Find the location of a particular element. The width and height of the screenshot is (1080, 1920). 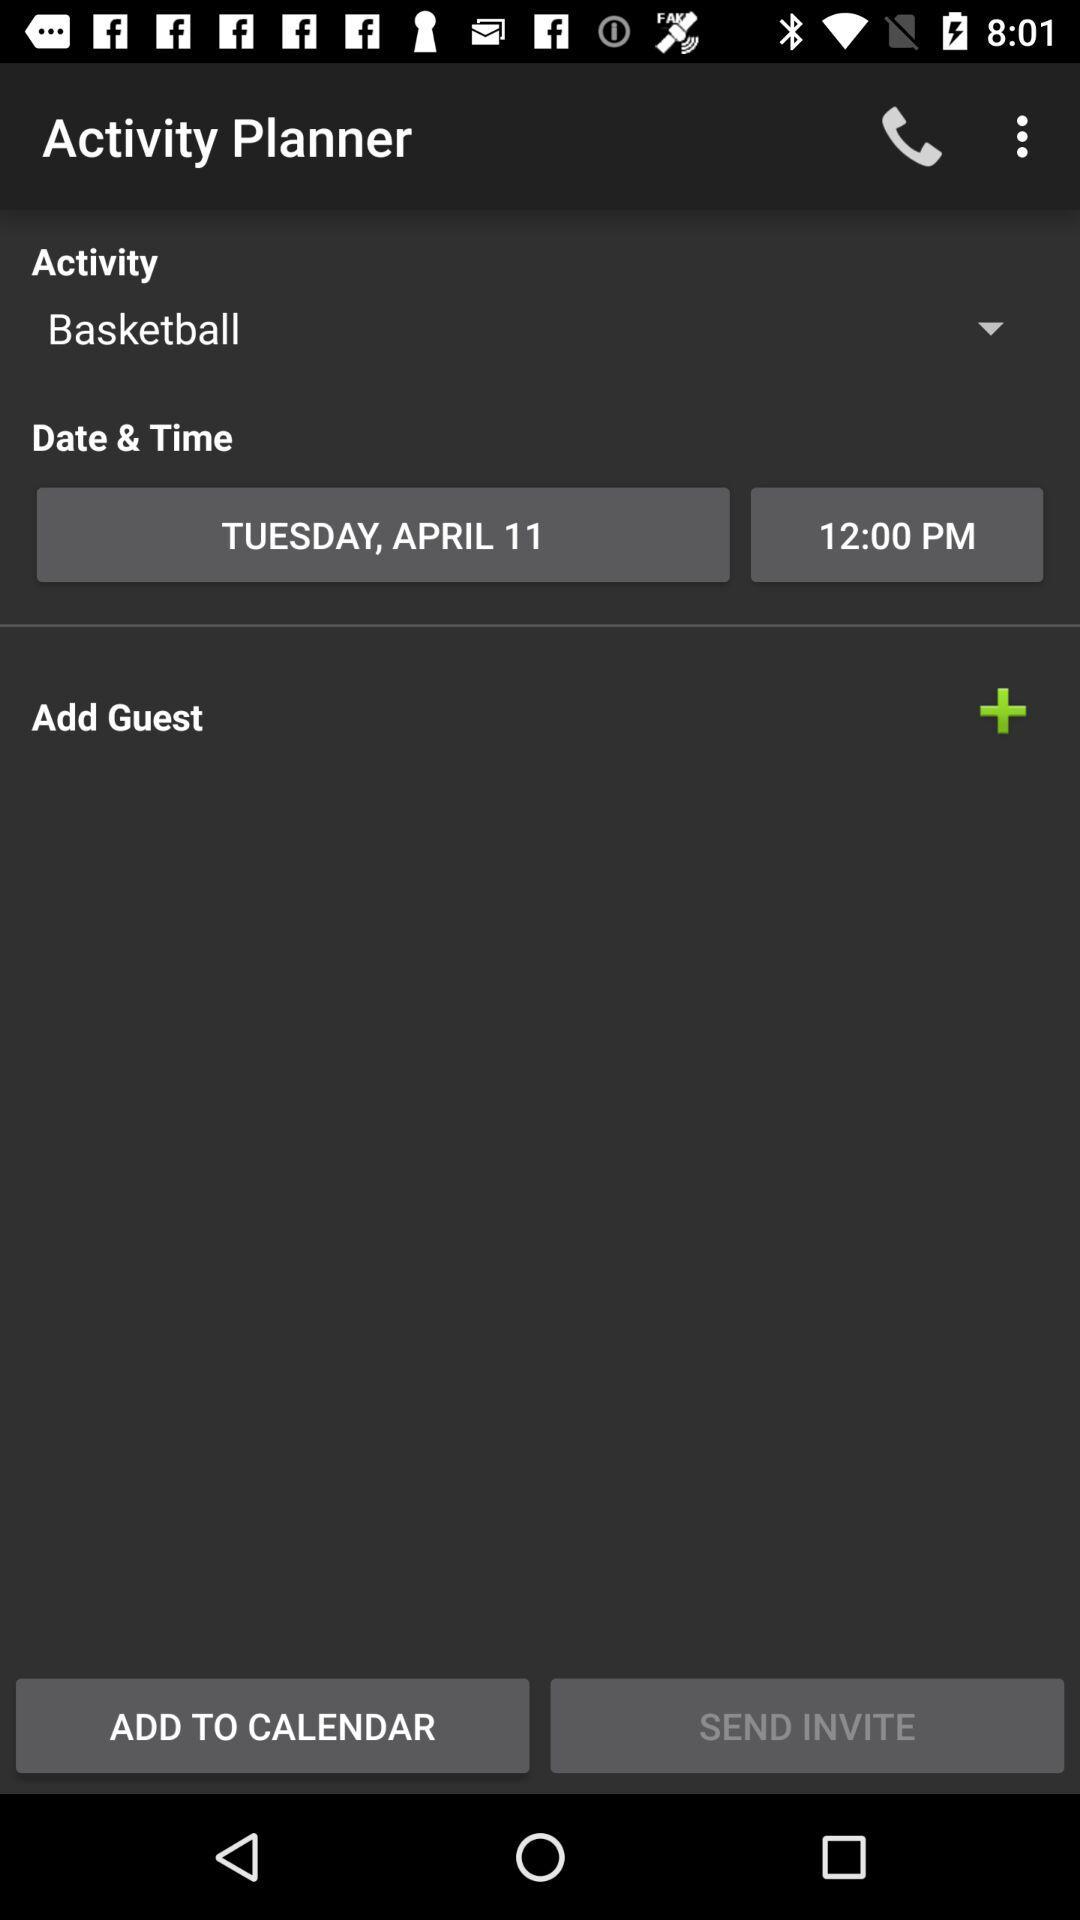

12:00 pm icon is located at coordinates (896, 534).